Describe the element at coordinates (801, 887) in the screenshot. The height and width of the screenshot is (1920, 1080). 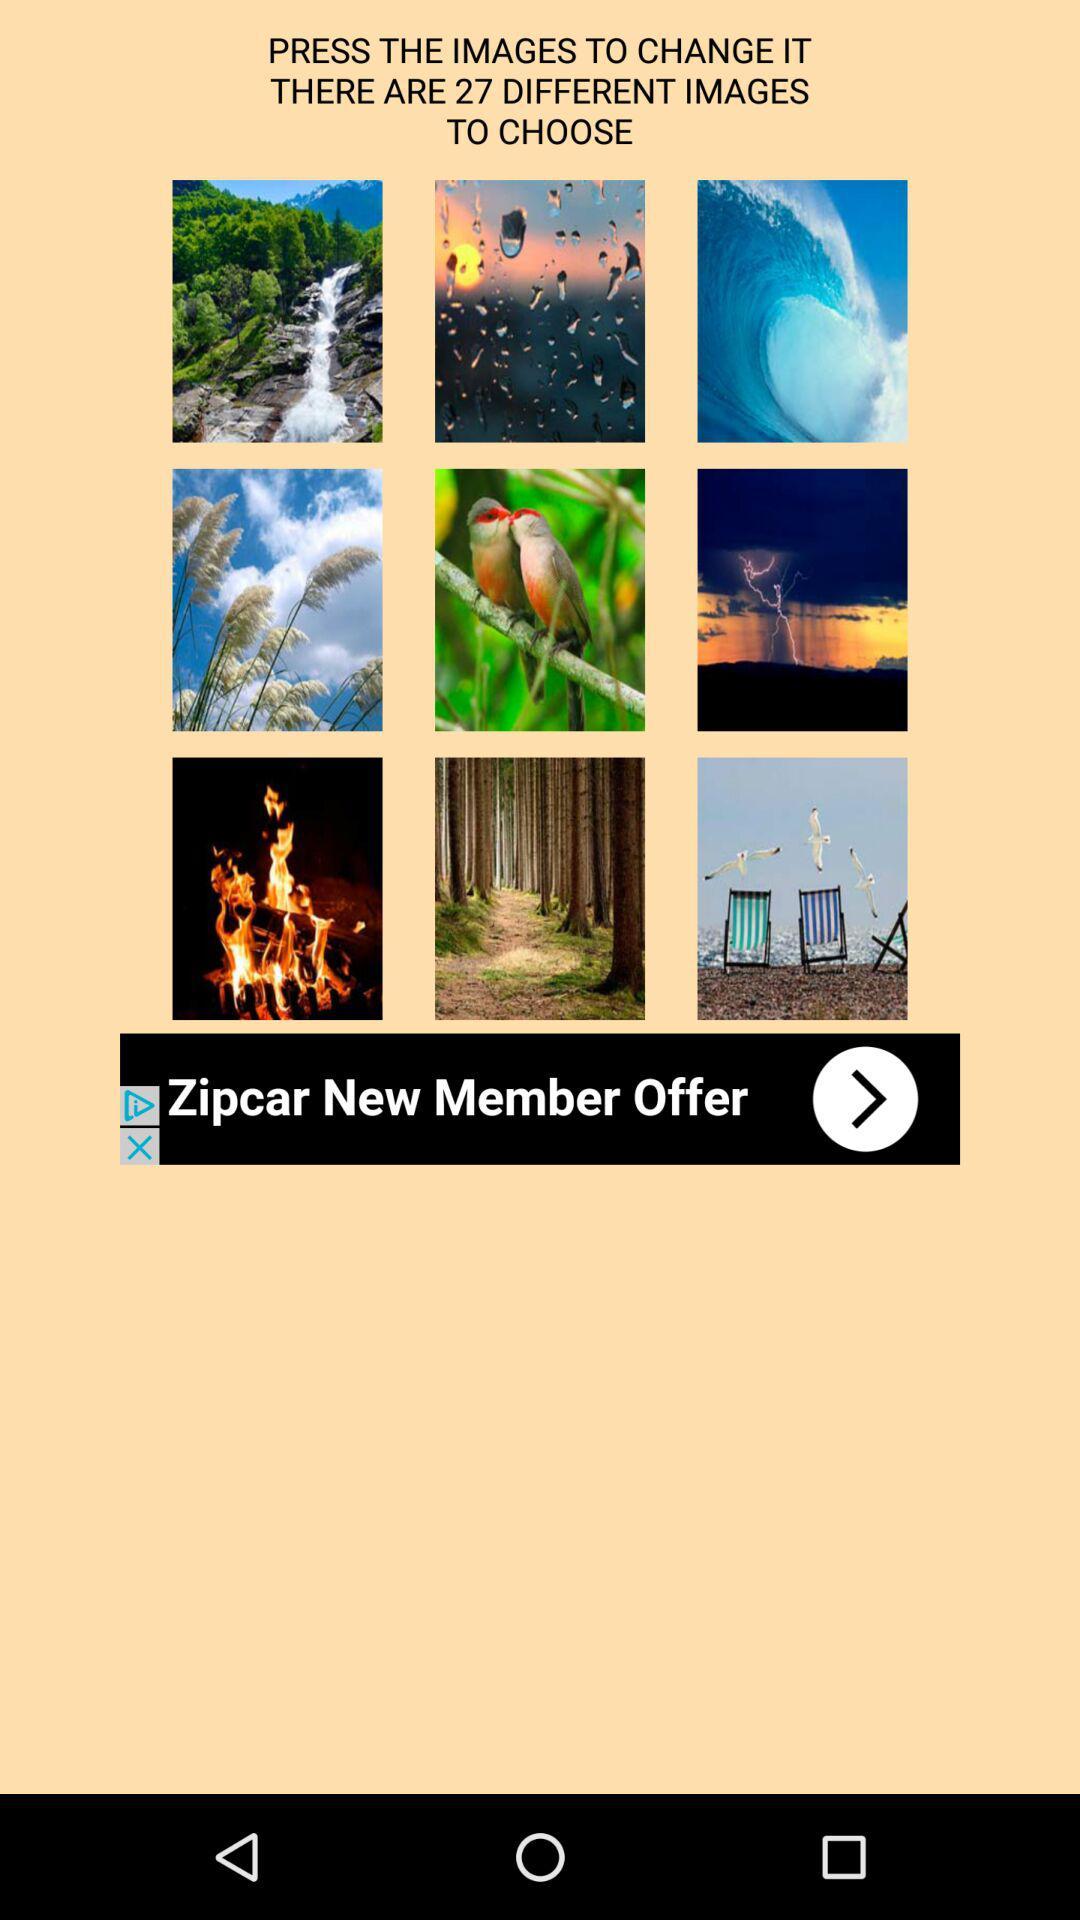
I see `choose image` at that location.